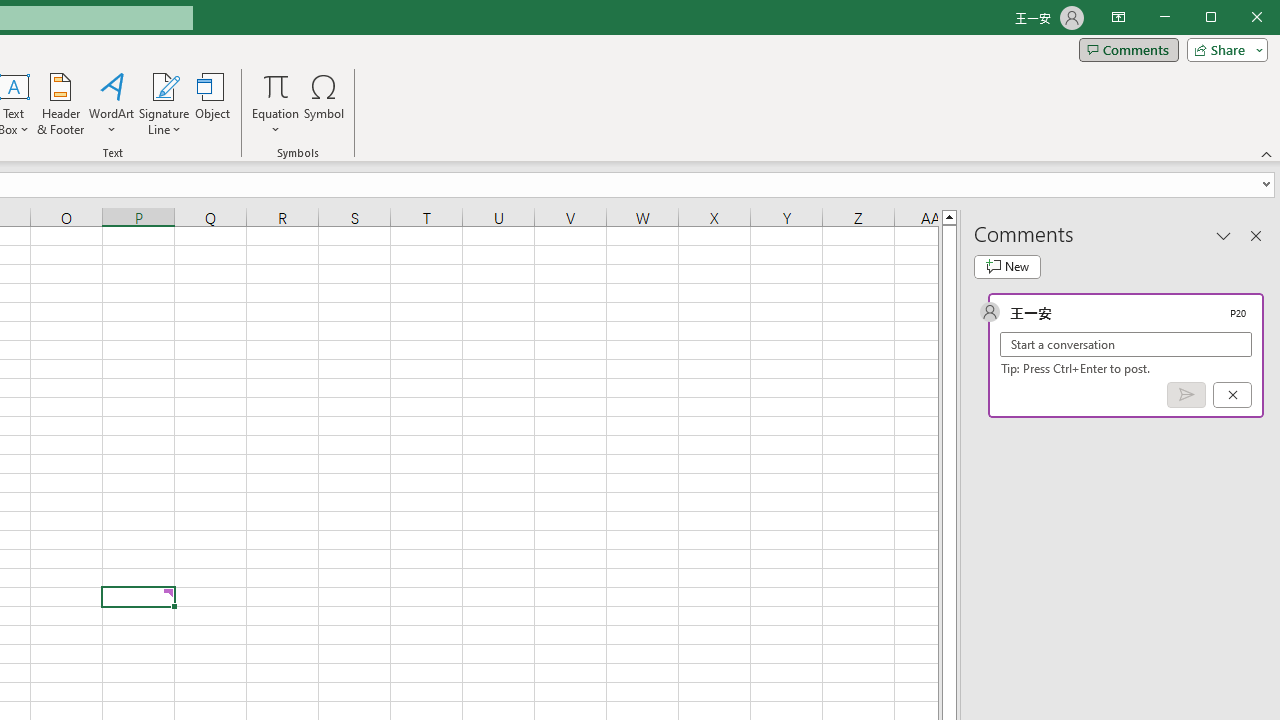  I want to click on 'Signature Line', so click(164, 85).